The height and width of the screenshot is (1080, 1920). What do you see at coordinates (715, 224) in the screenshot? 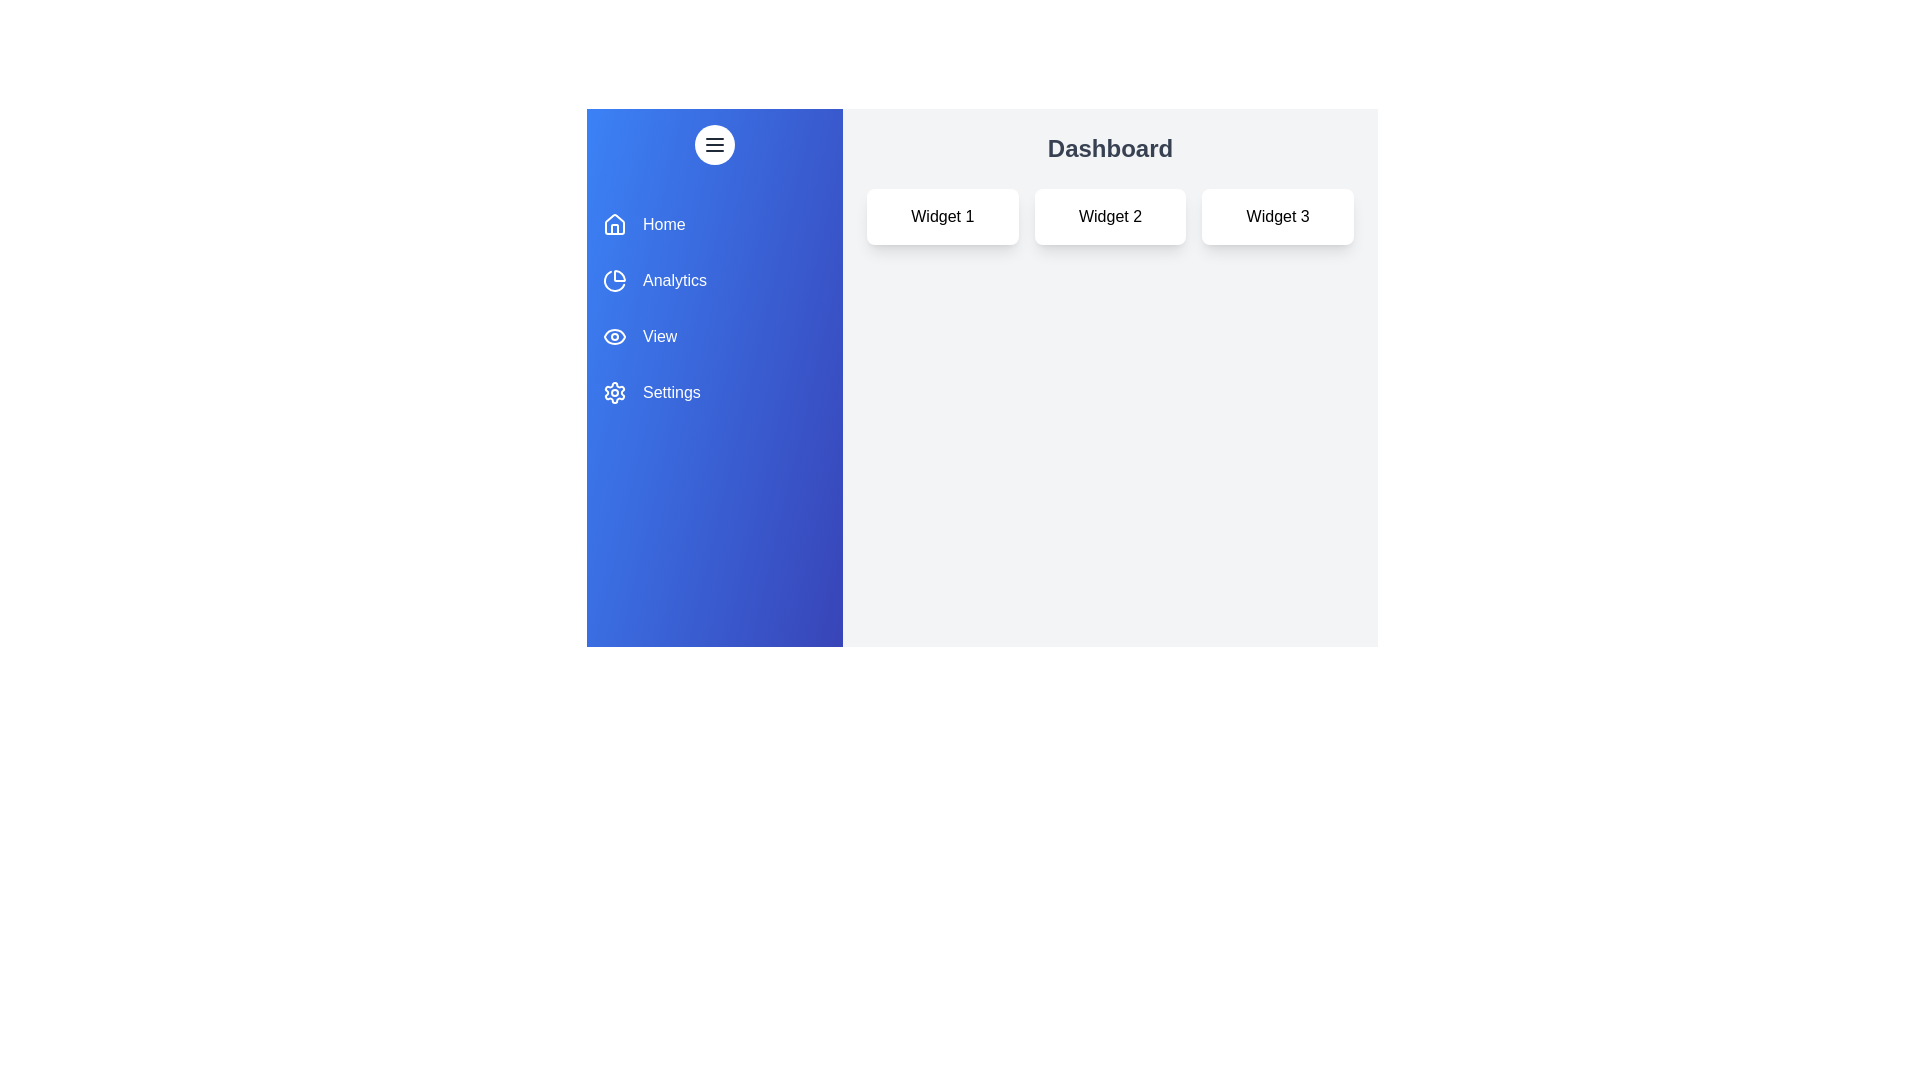
I see `the Home section from the drawer menu` at bounding box center [715, 224].